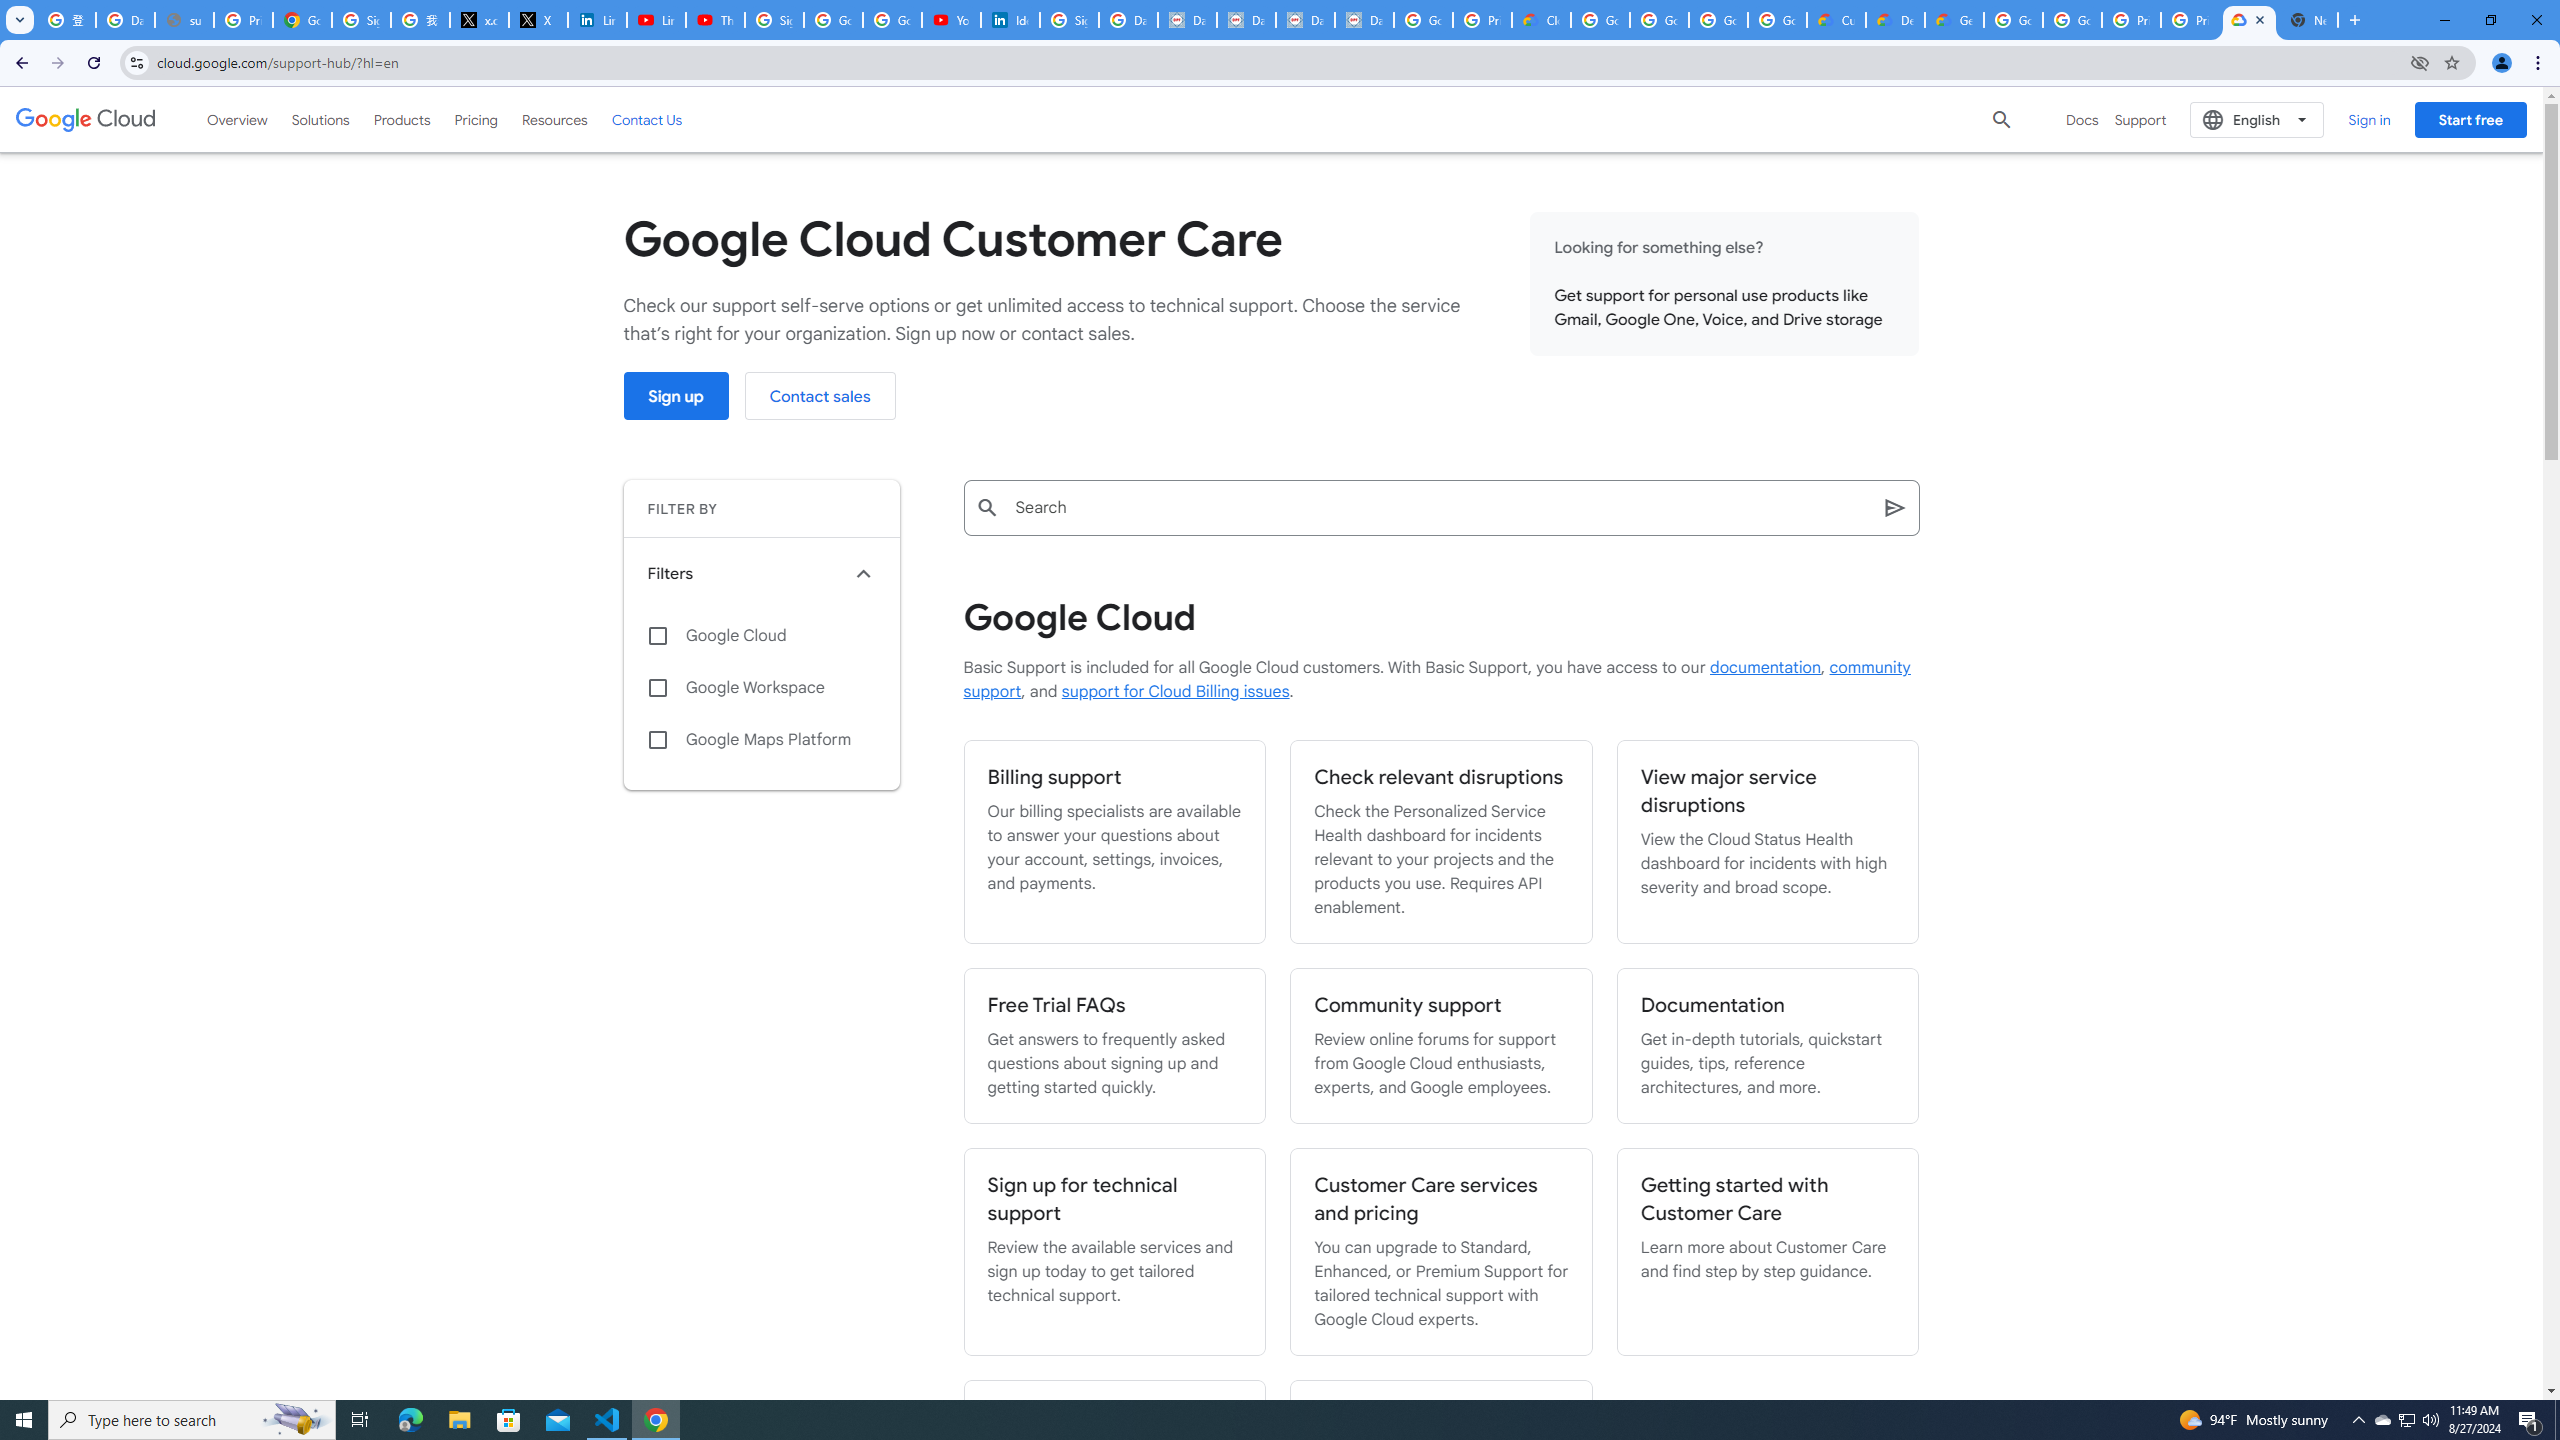  I want to click on 'Google Workspace - Specific Terms', so click(1776, 19).